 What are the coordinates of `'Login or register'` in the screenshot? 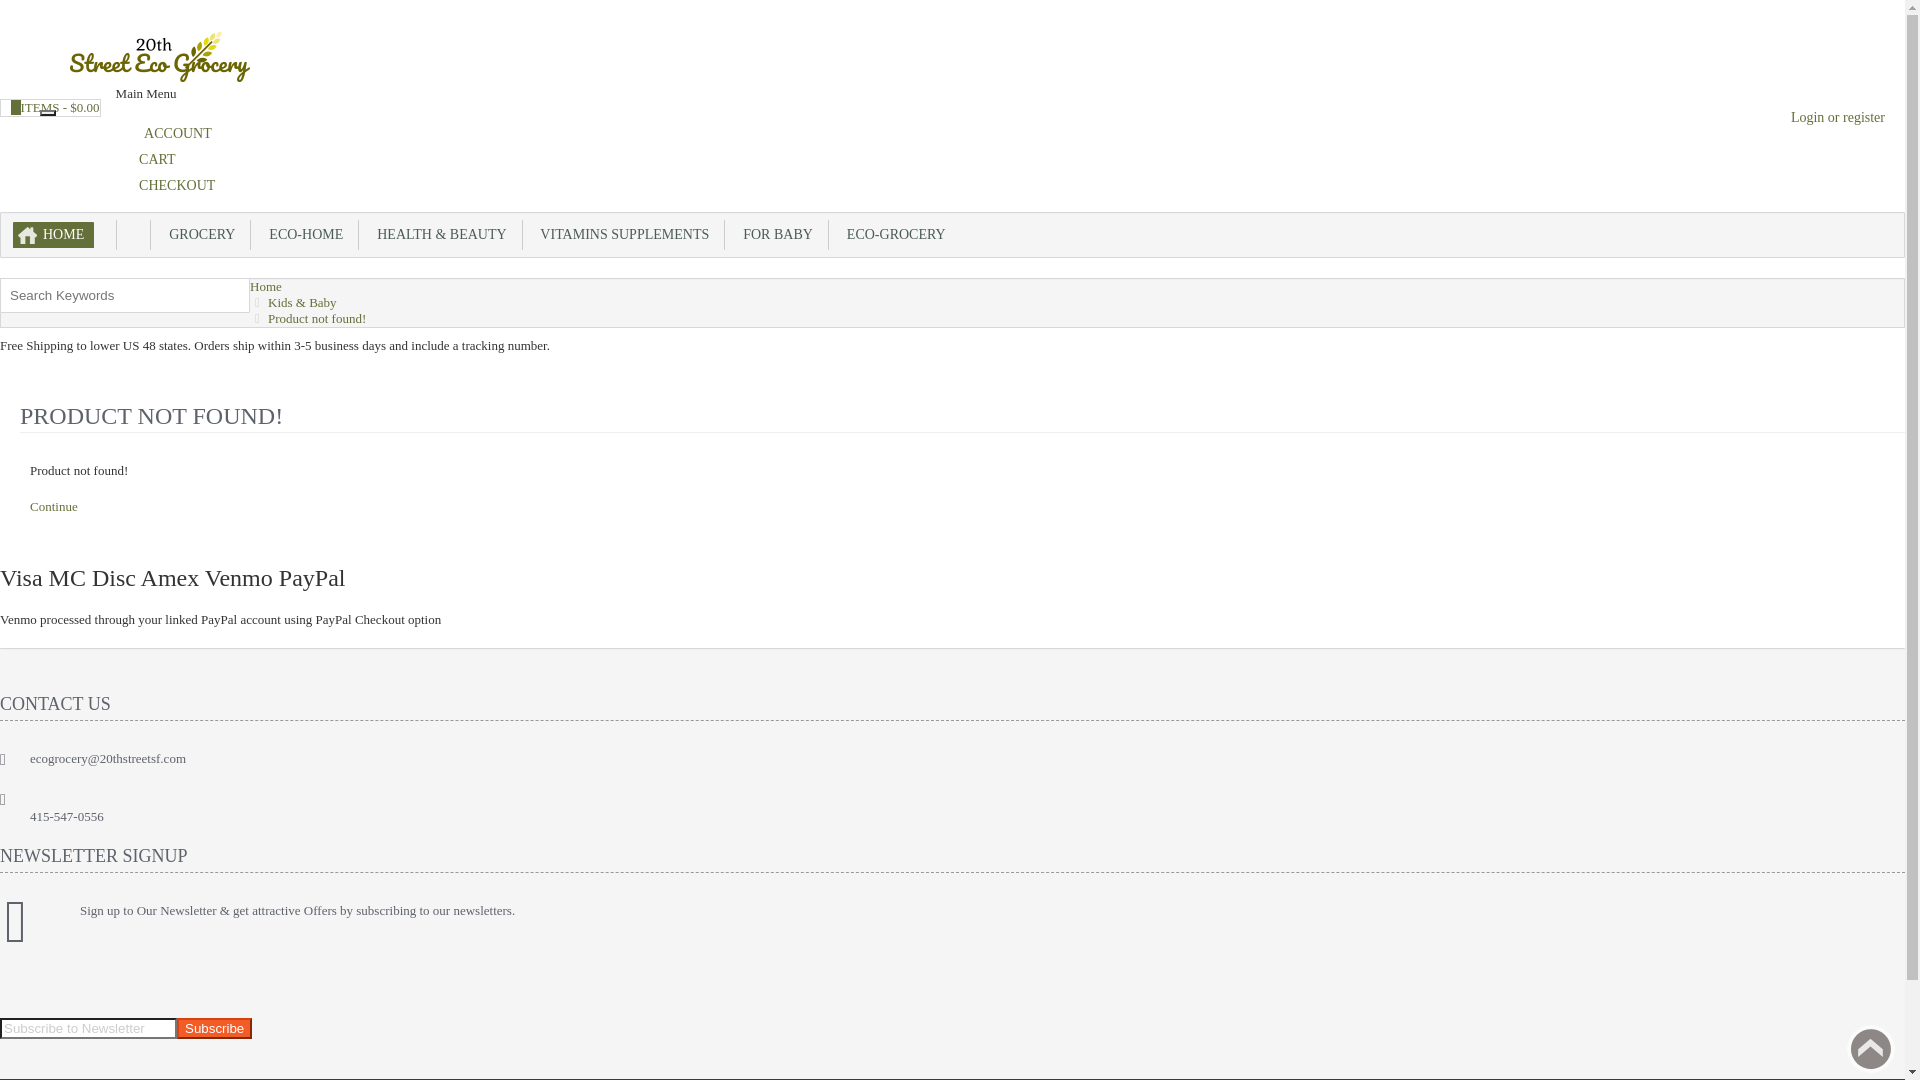 It's located at (1833, 117).